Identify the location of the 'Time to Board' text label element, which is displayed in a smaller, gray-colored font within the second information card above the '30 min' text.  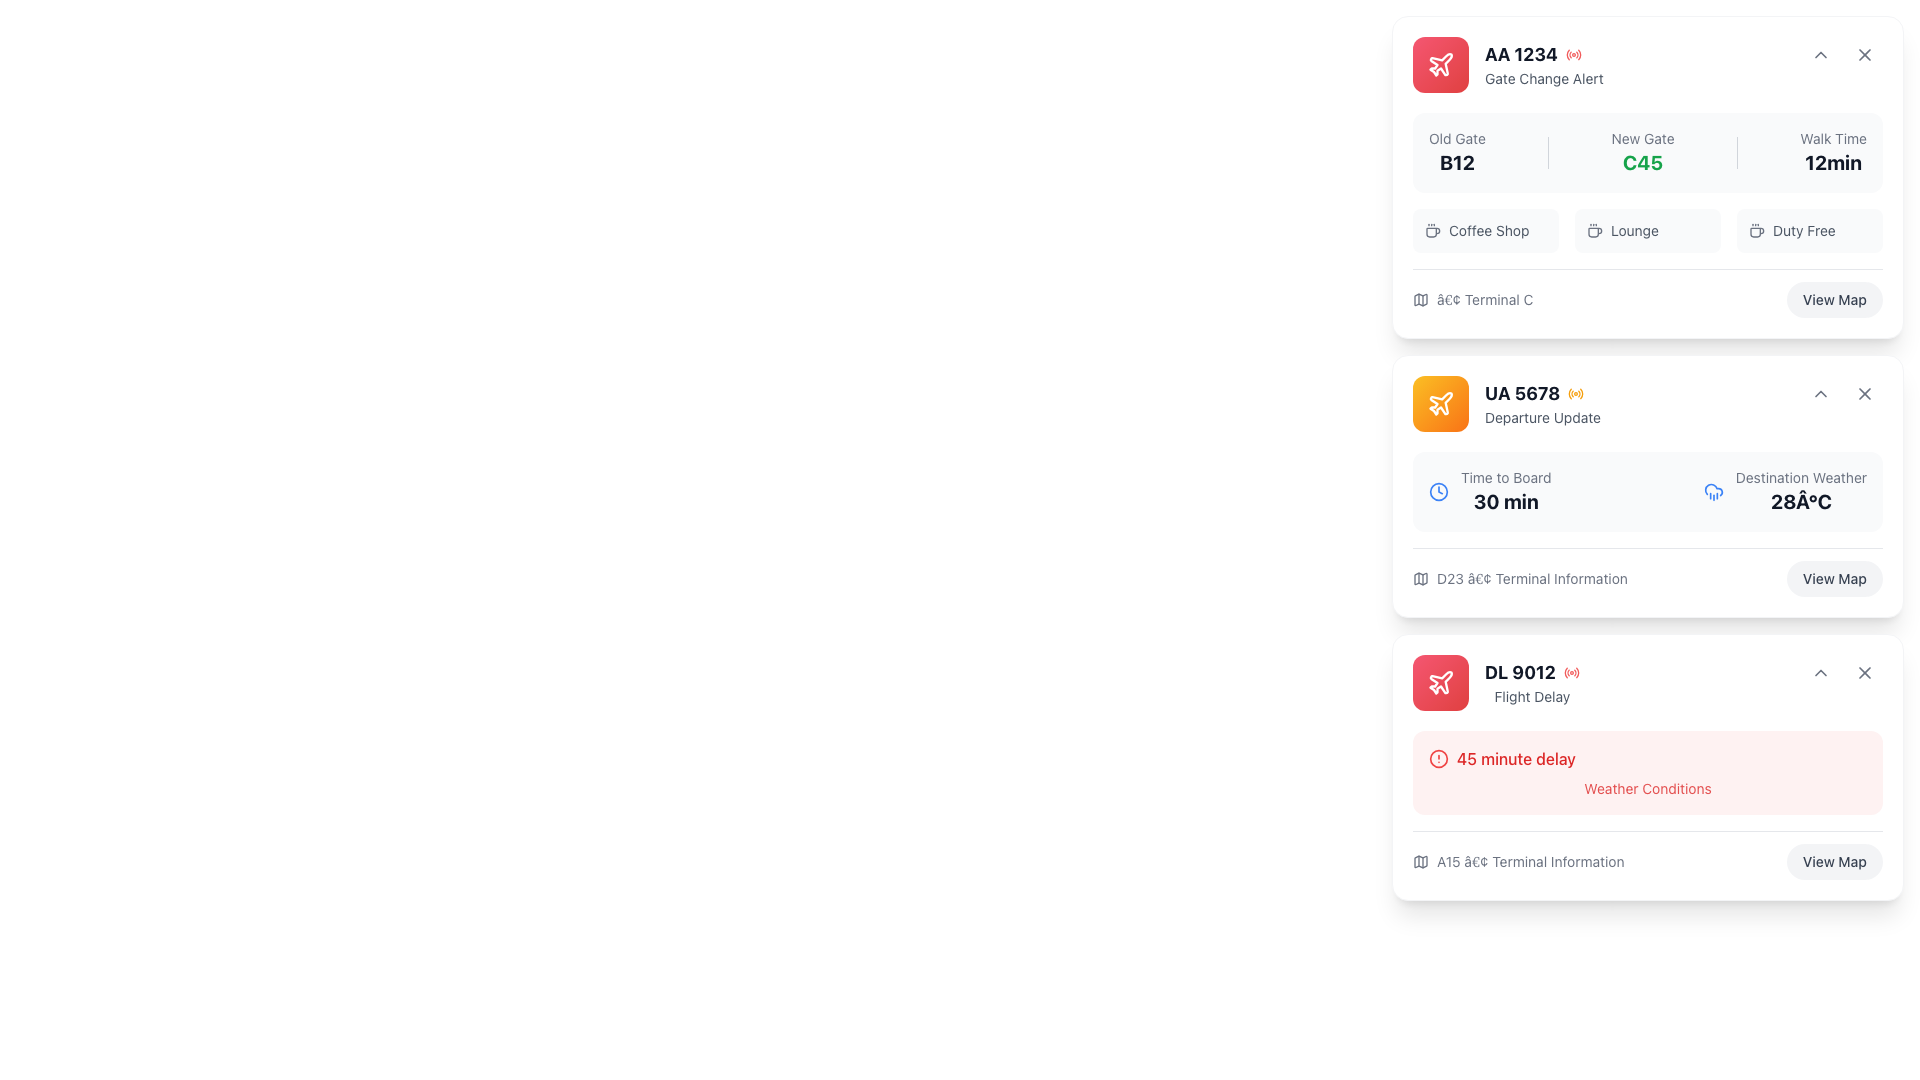
(1506, 478).